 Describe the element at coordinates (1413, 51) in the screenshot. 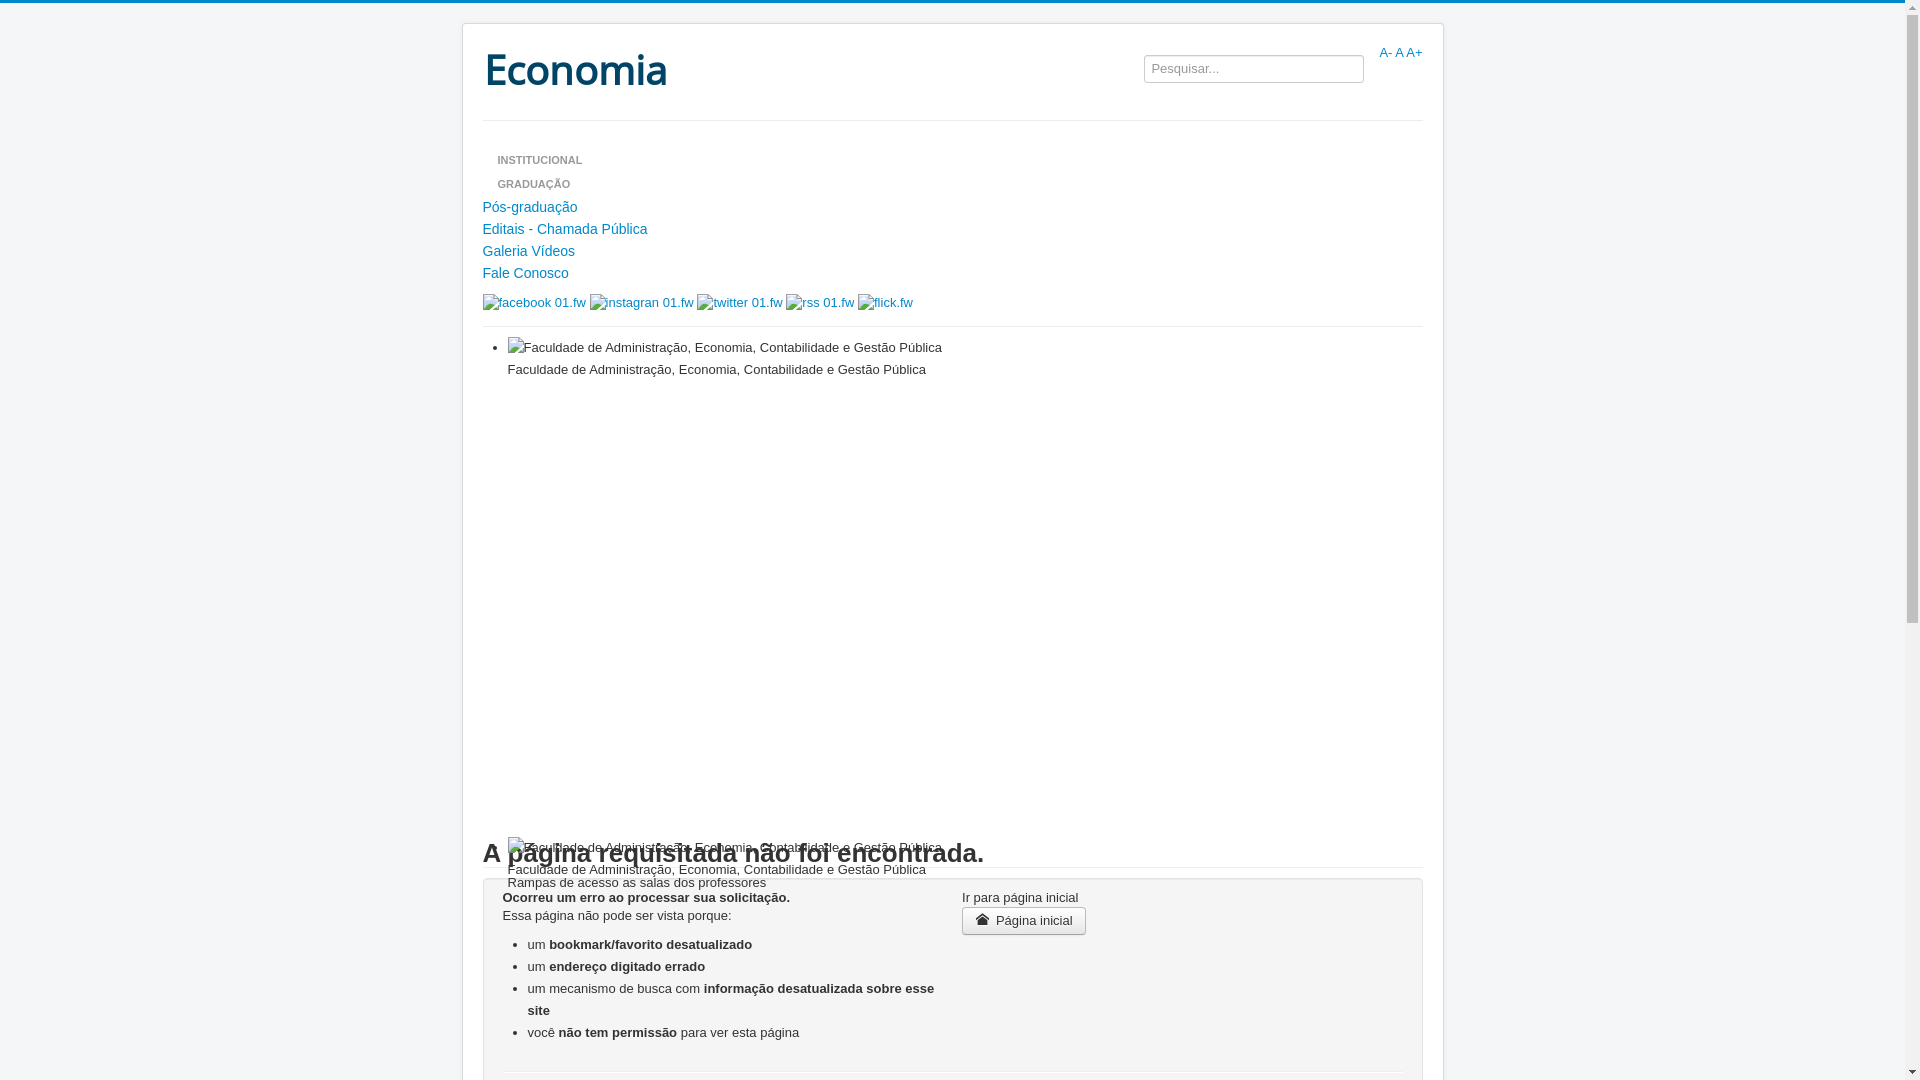

I see `'A+'` at that location.